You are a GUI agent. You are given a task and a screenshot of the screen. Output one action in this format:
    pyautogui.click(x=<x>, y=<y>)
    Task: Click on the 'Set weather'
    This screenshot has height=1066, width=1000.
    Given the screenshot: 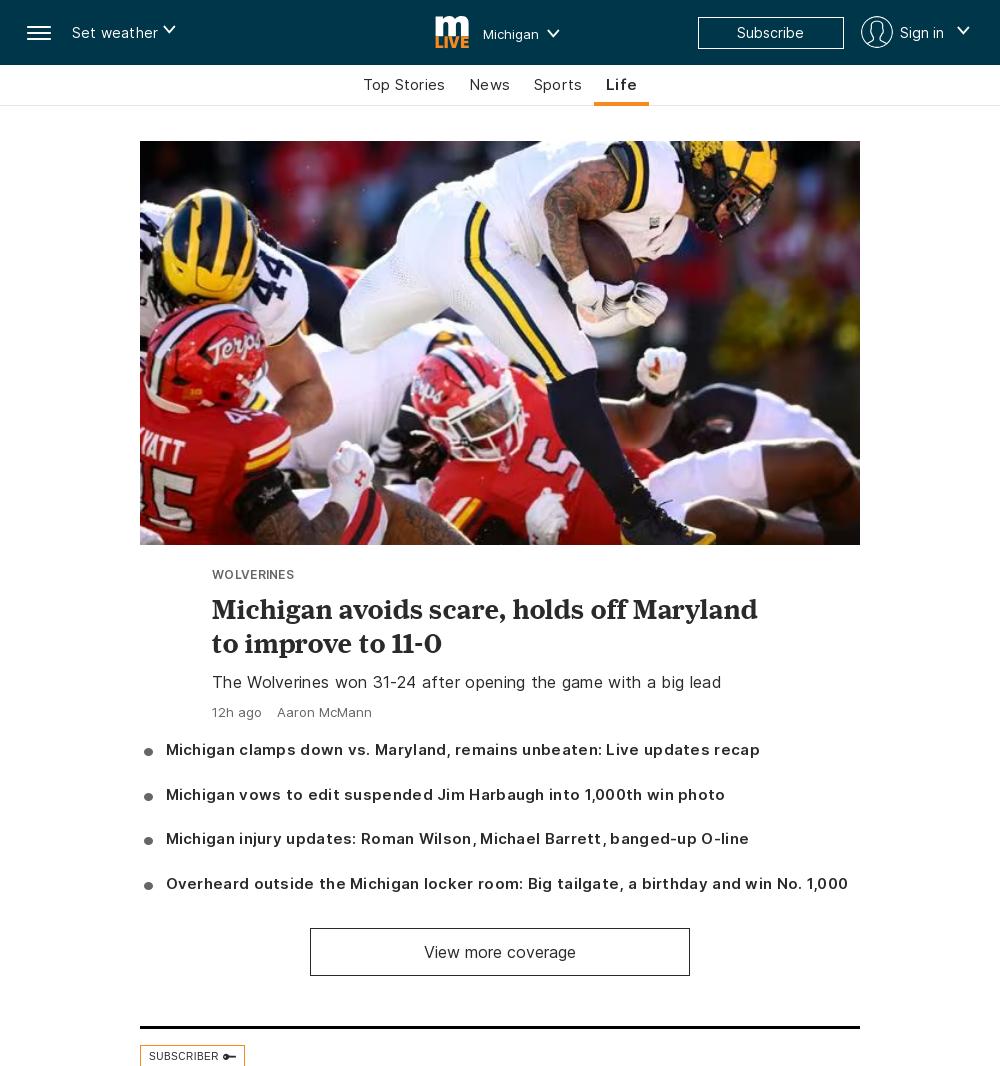 What is the action you would take?
    pyautogui.click(x=114, y=31)
    